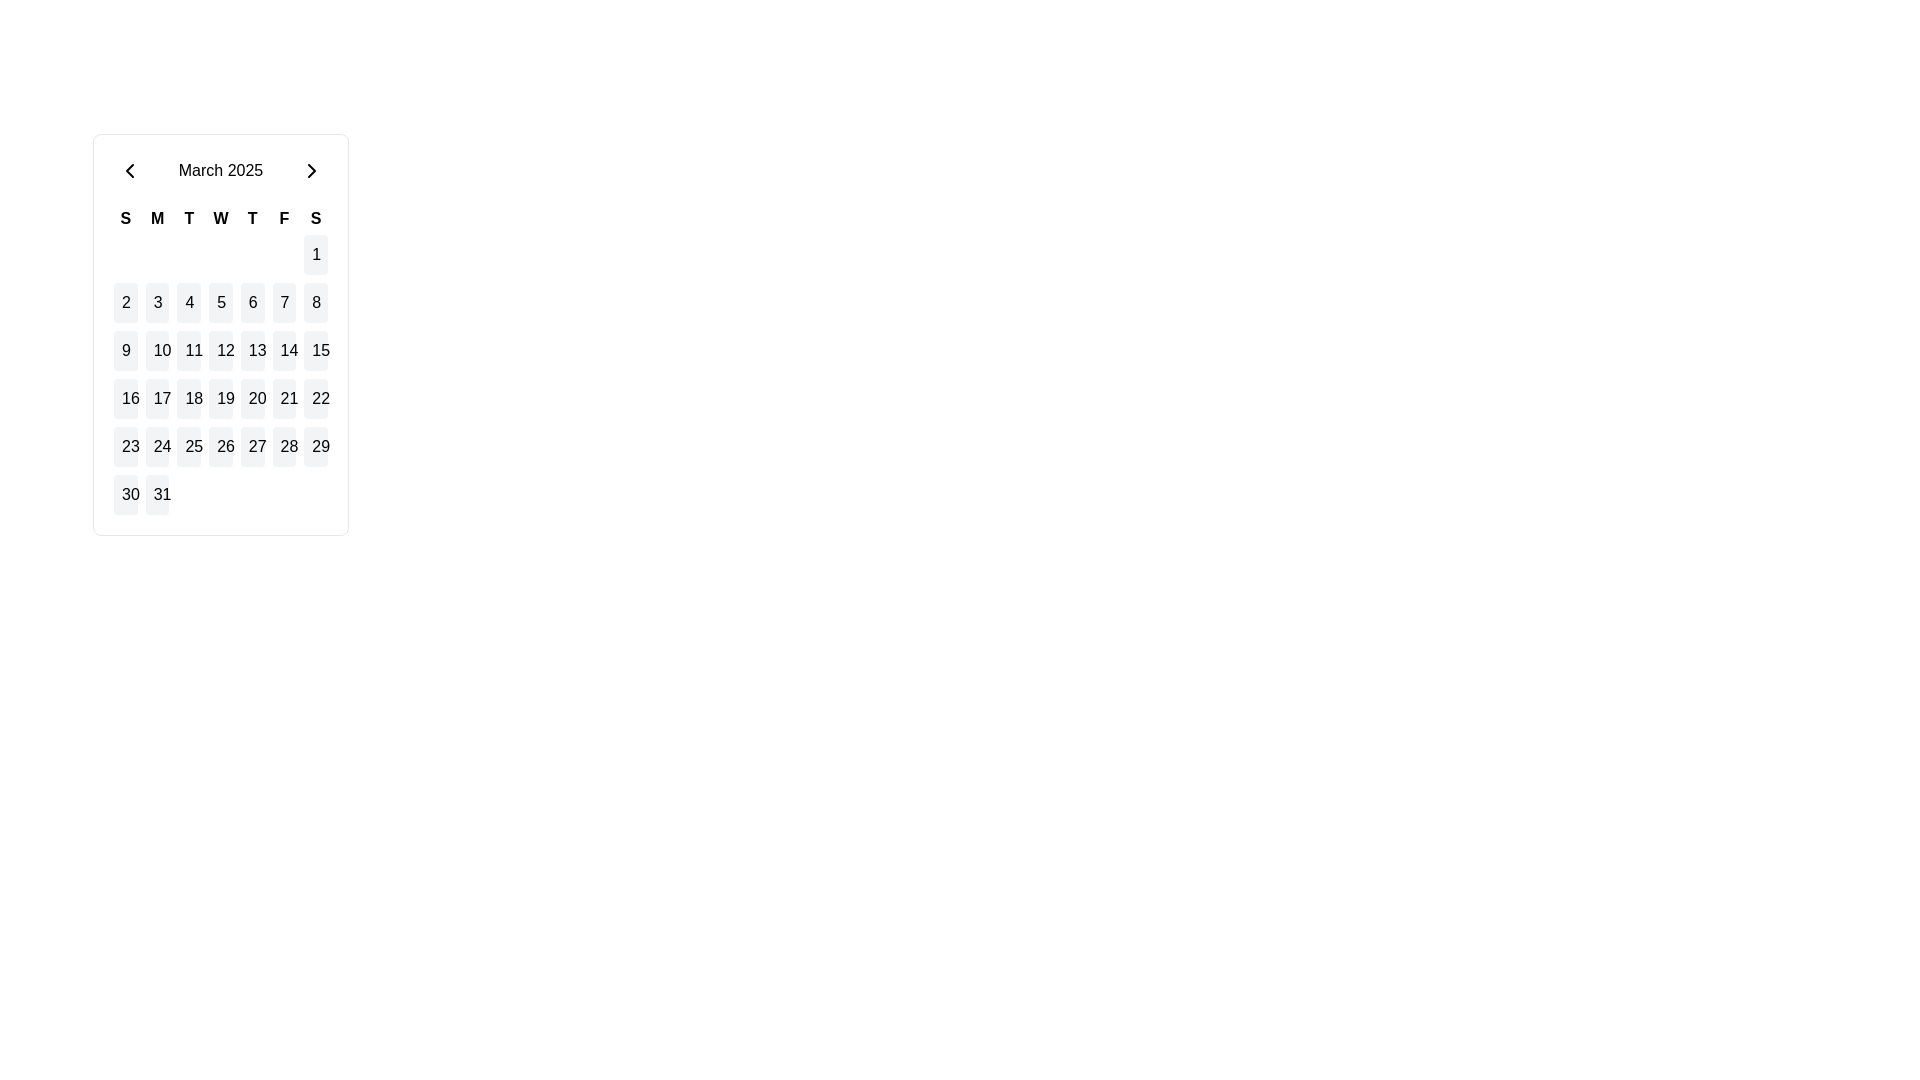 This screenshot has height=1080, width=1920. What do you see at coordinates (124, 446) in the screenshot?
I see `the selectable calendar day button representing the 23rd of the month, located in the first column of the fourth row in the calendar grid` at bounding box center [124, 446].